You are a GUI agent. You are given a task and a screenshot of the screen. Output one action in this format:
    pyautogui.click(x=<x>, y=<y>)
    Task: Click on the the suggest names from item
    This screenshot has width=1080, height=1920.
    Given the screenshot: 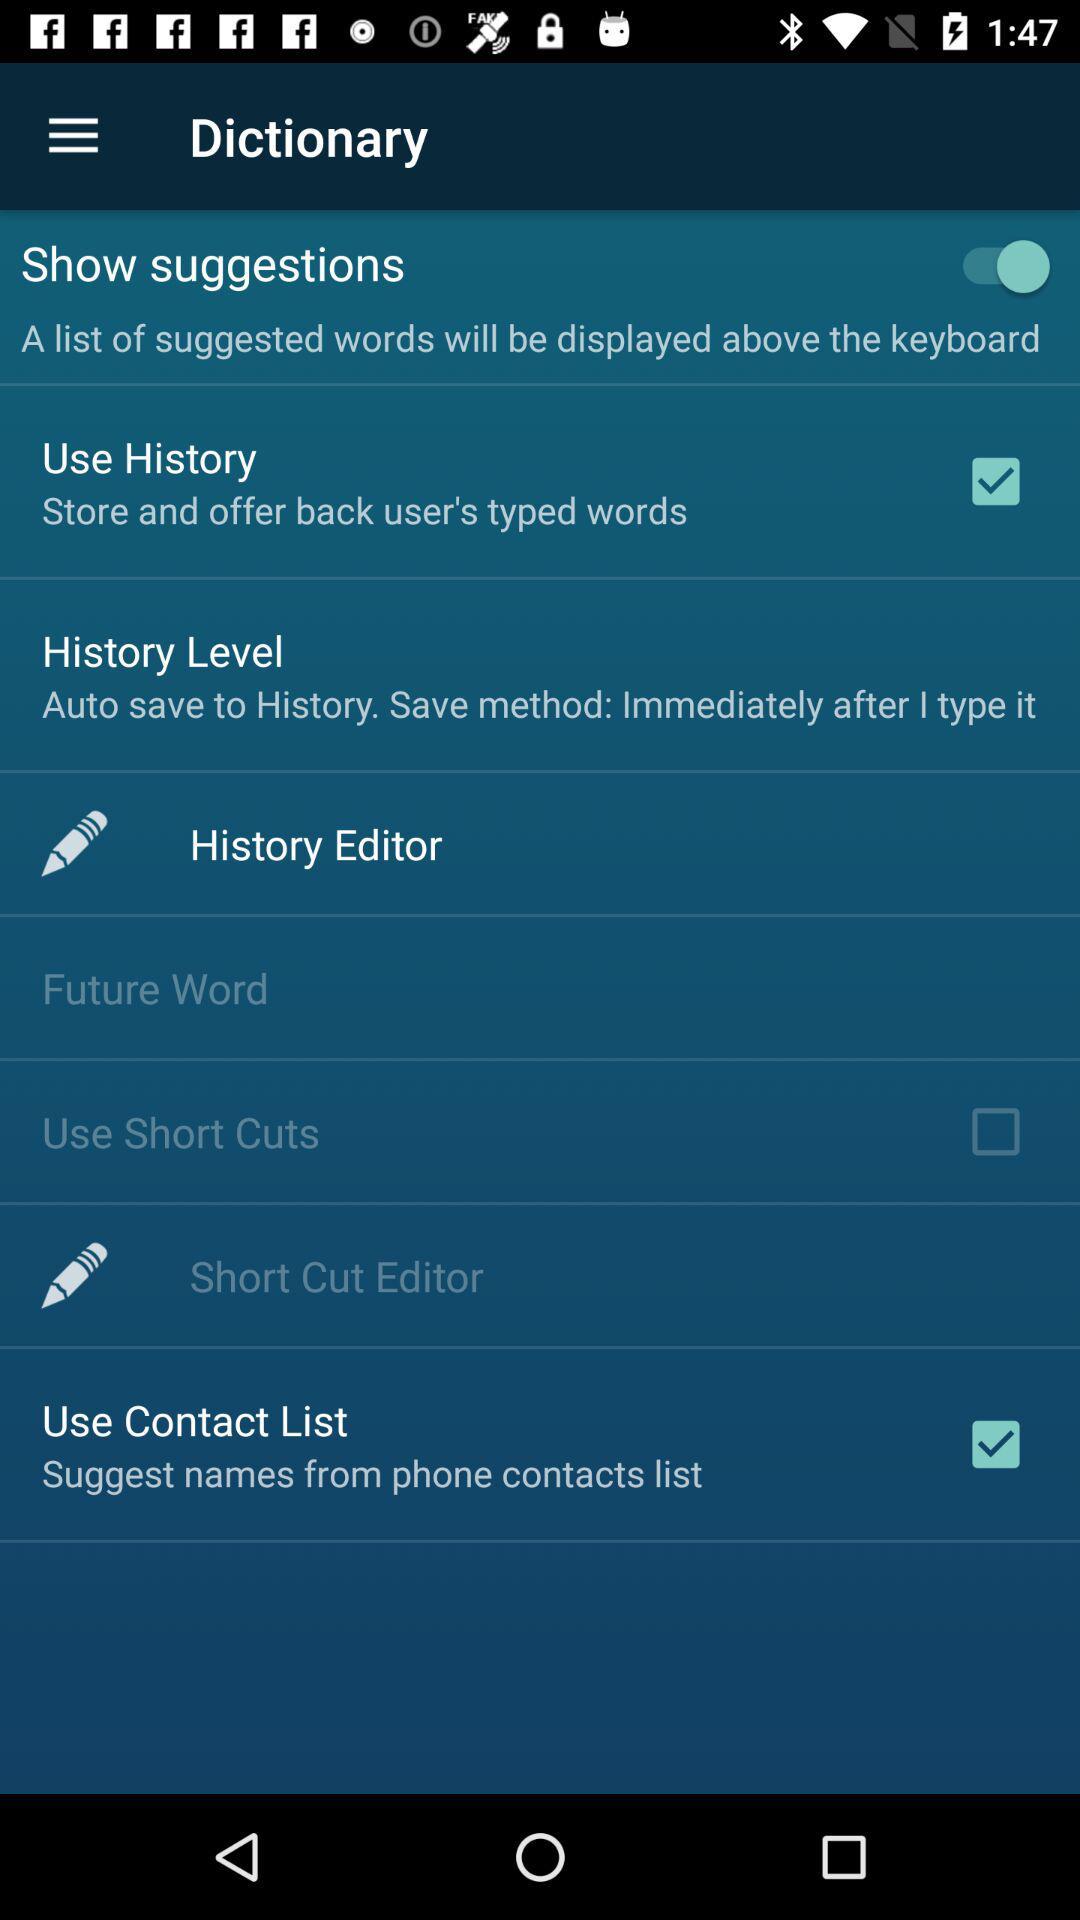 What is the action you would take?
    pyautogui.click(x=372, y=1473)
    